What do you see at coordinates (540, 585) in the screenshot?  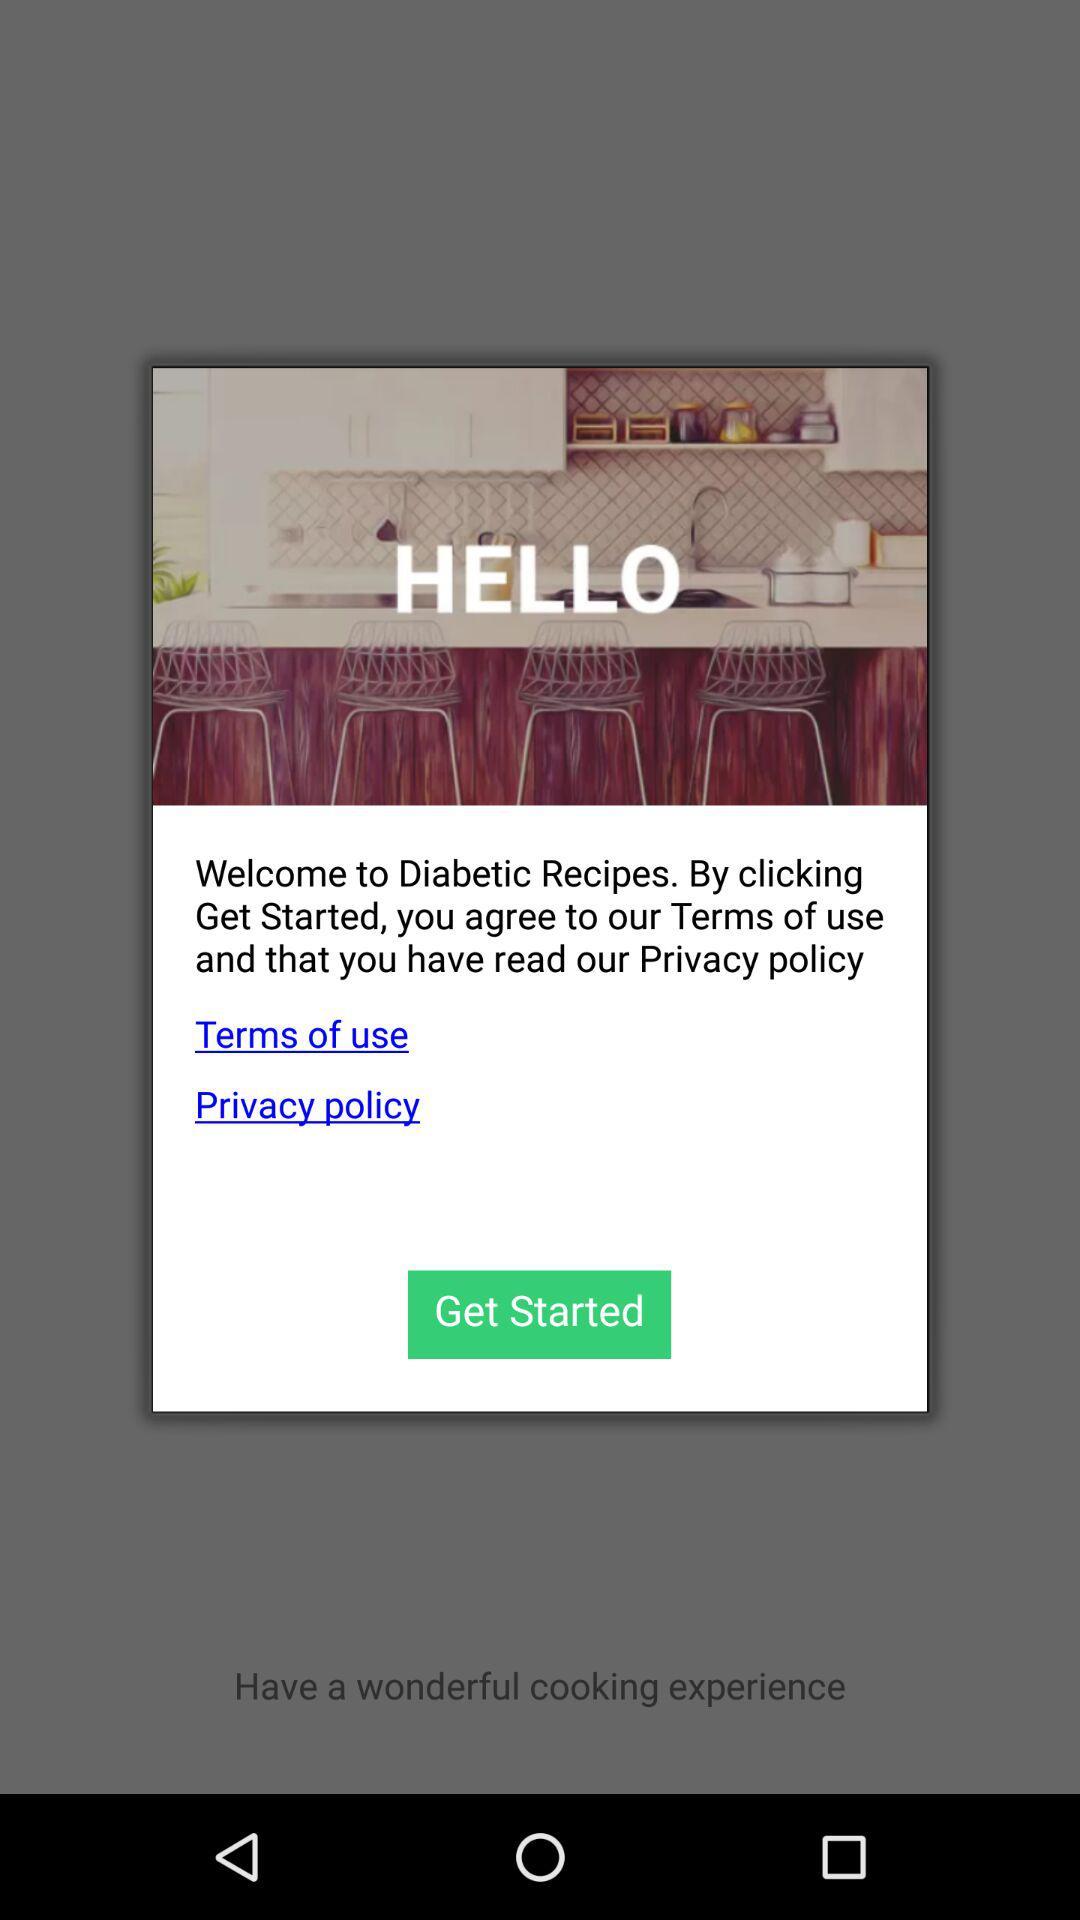 I see `the icon above welcome to diabetic` at bounding box center [540, 585].